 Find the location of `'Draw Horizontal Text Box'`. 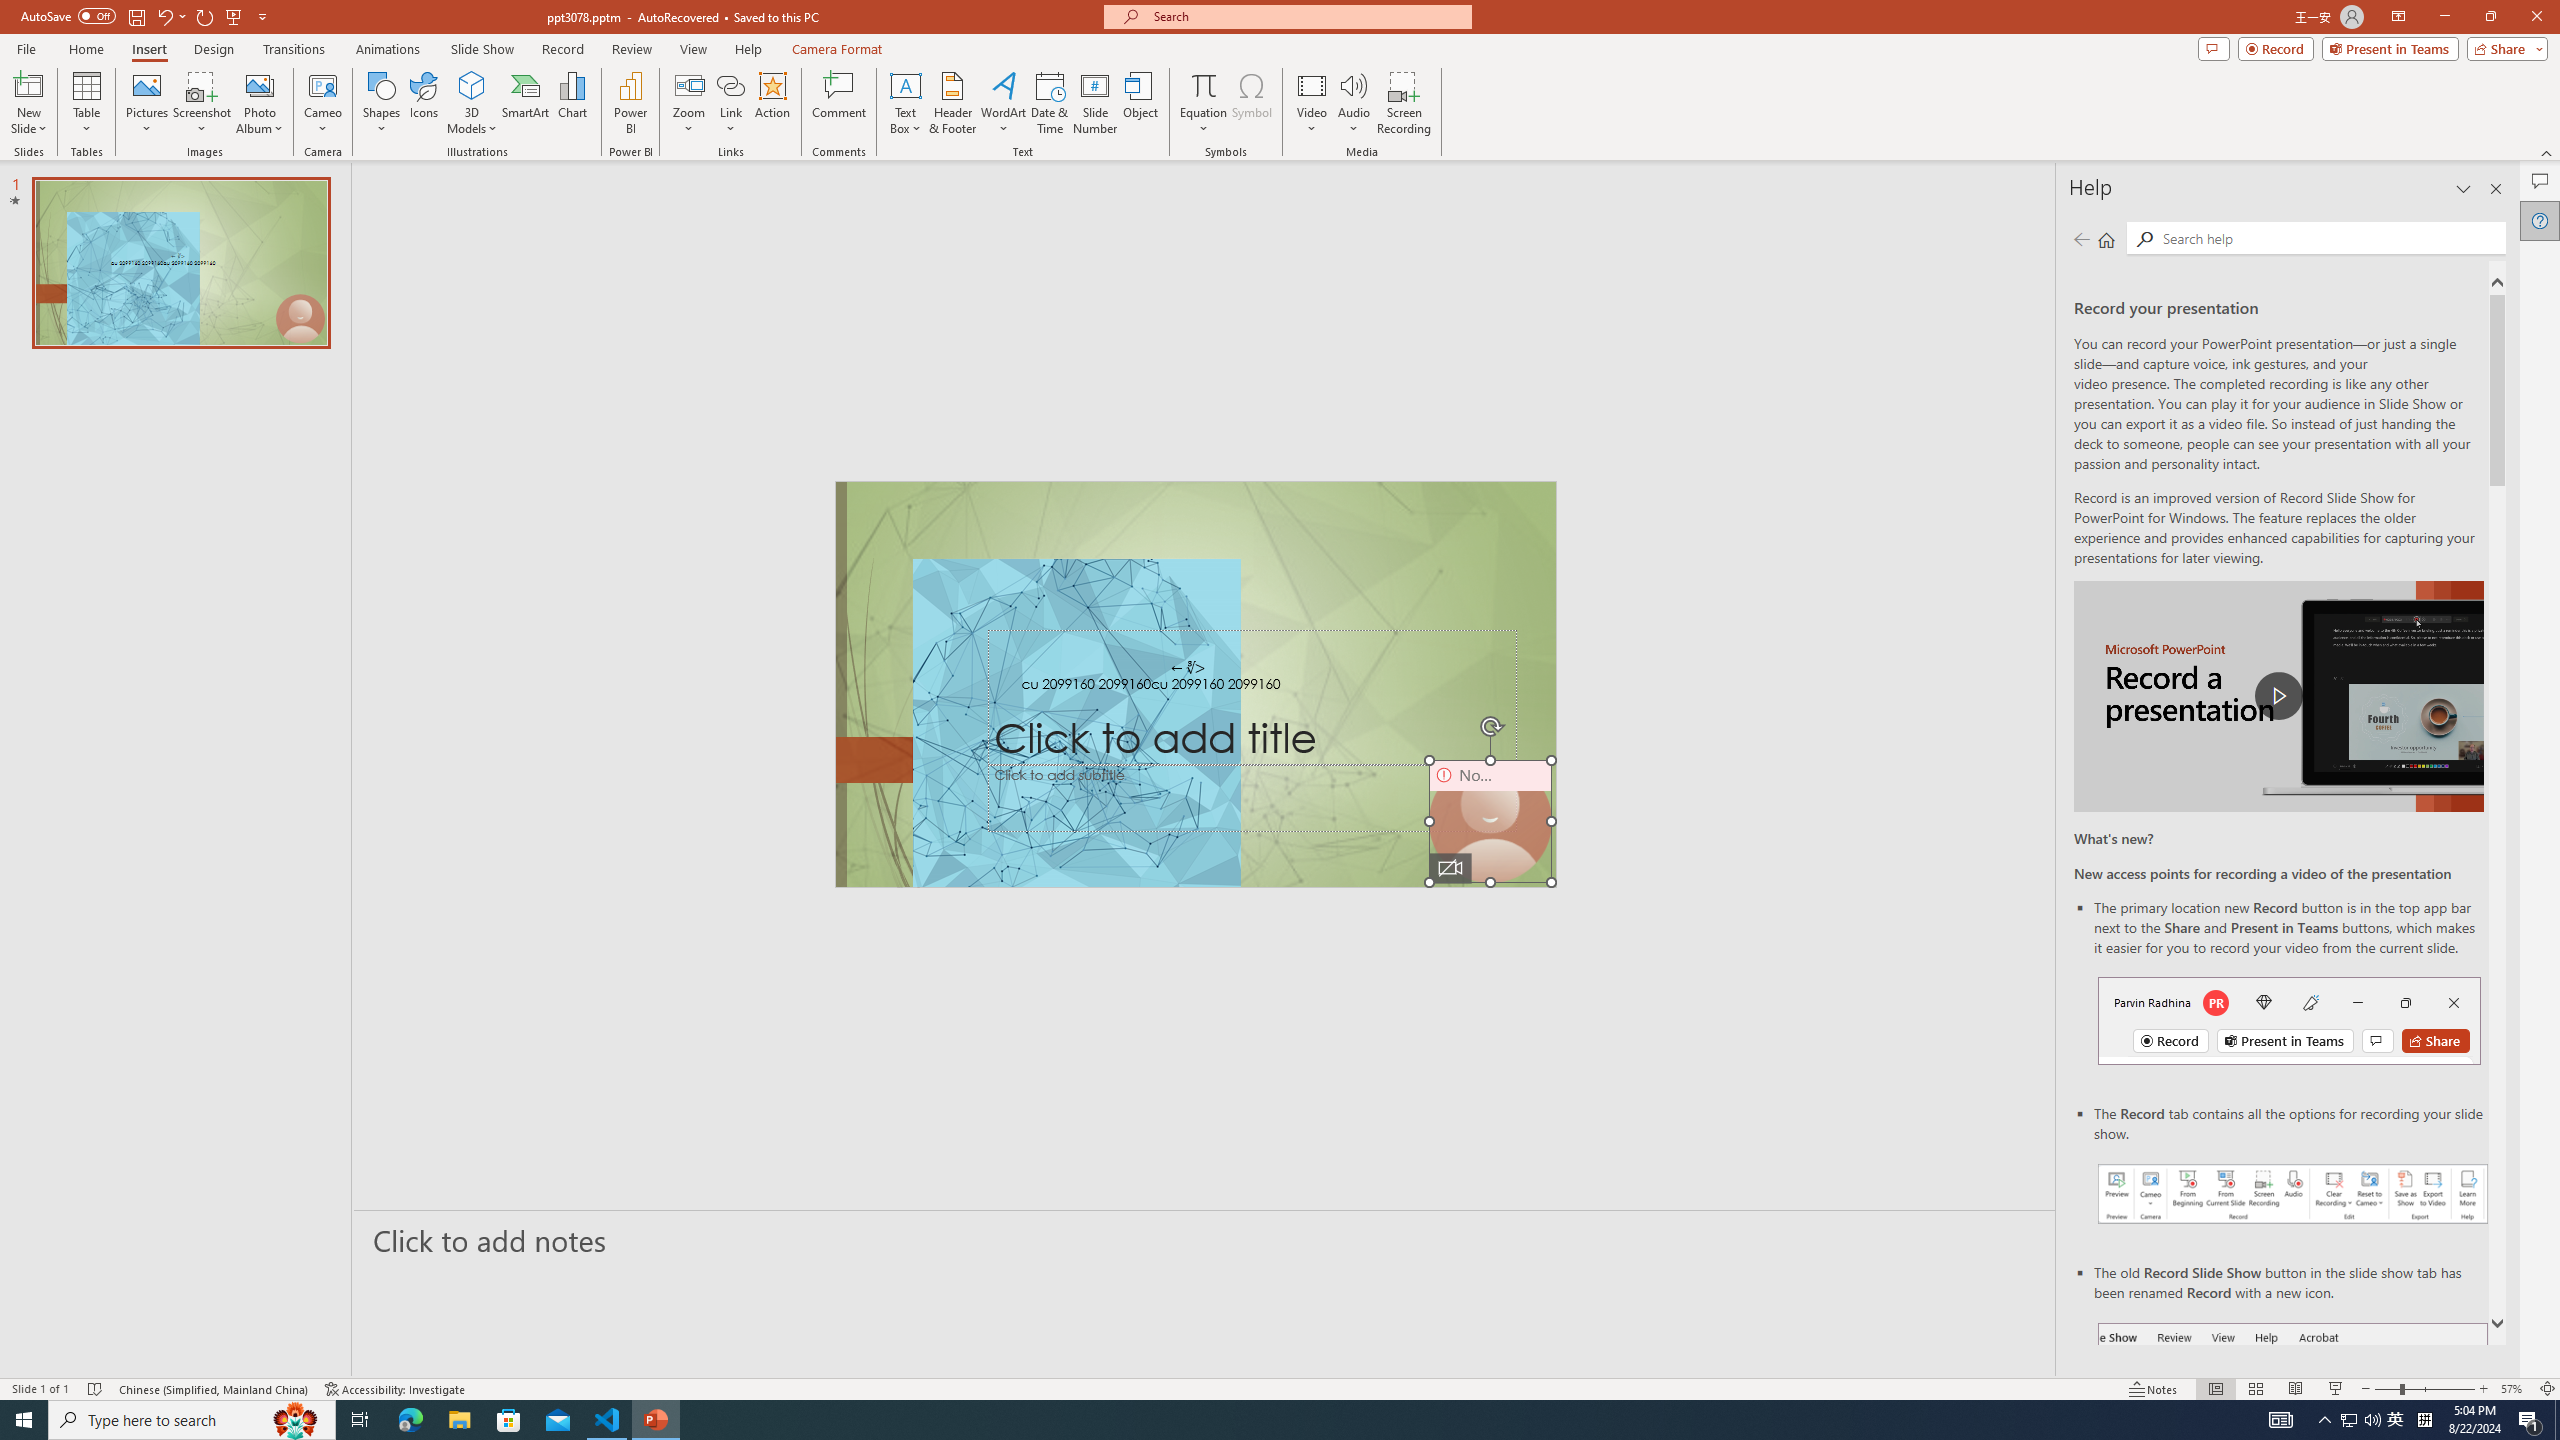

'Draw Horizontal Text Box' is located at coordinates (905, 84).